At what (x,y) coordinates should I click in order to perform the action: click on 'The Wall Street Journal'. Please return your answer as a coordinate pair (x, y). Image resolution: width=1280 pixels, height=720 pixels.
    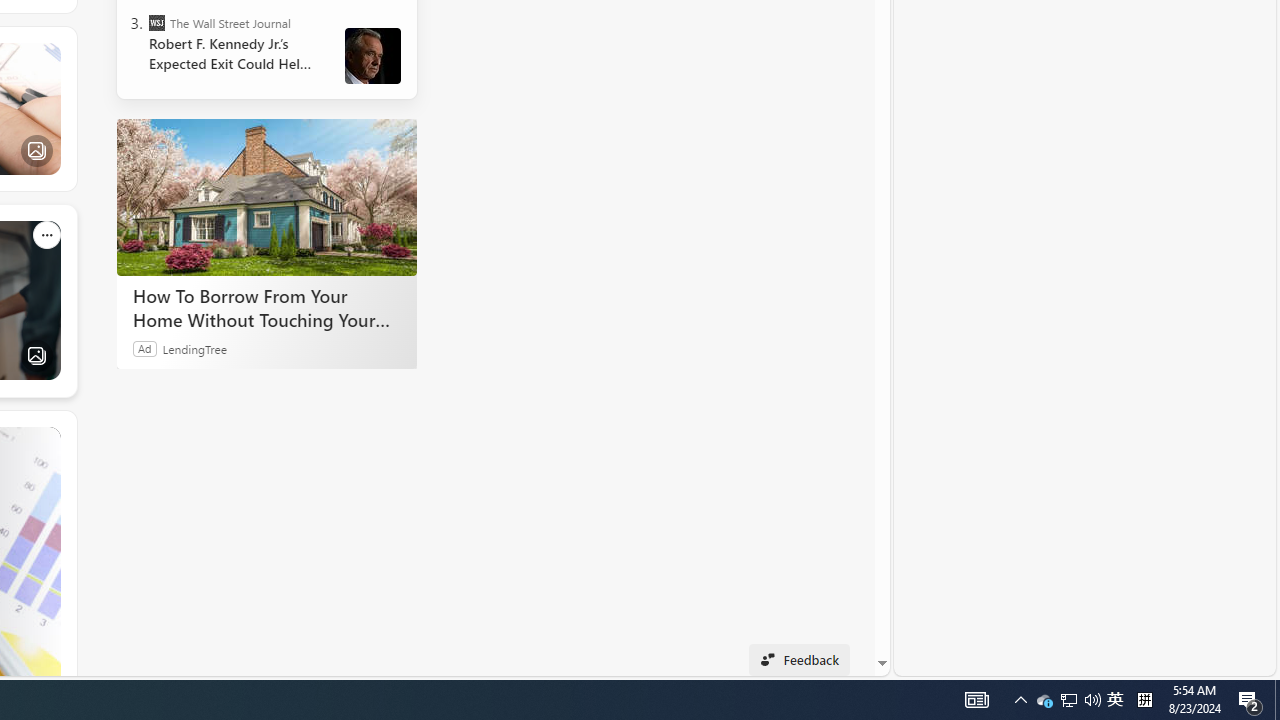
    Looking at the image, I should click on (155, 23).